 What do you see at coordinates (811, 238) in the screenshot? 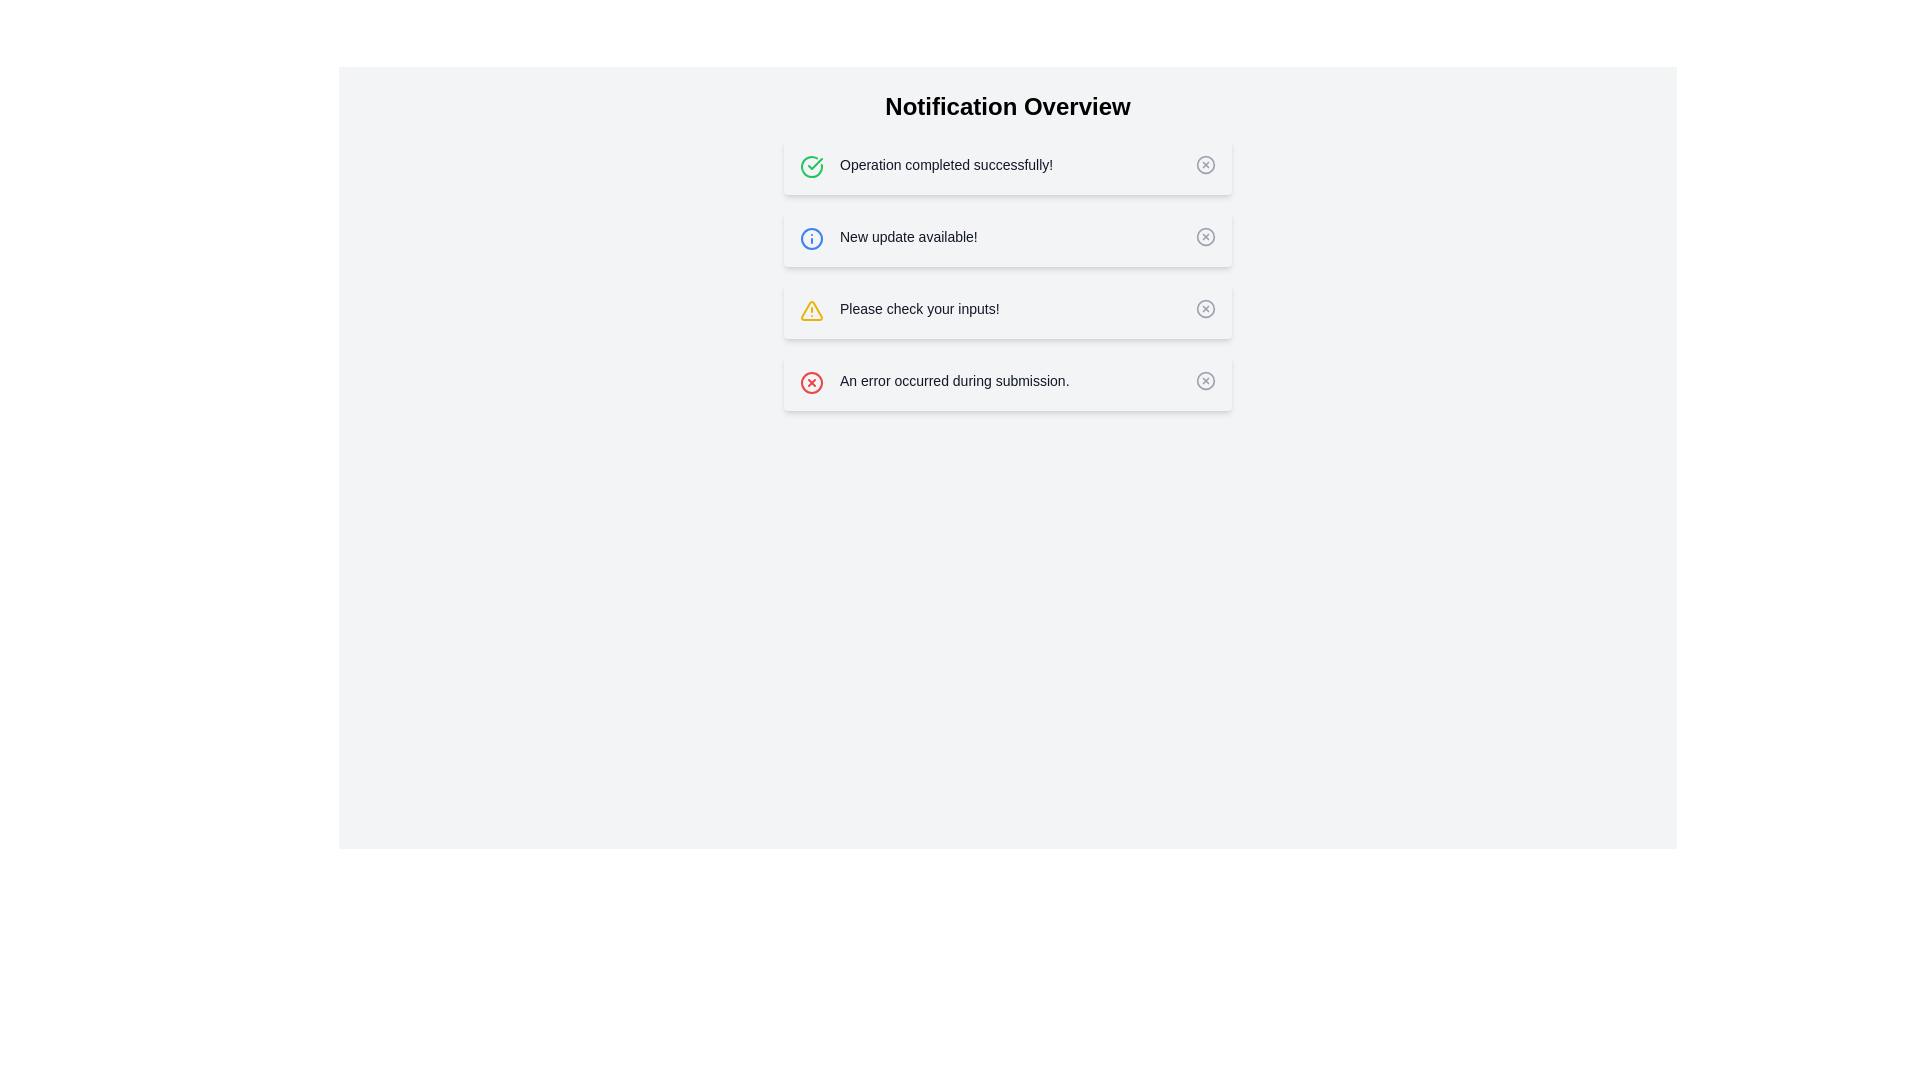
I see `the circular blue icon with an enclosed 'i' symbol that indicates an informational alert, positioned next to the notification 'New update available!'` at bounding box center [811, 238].